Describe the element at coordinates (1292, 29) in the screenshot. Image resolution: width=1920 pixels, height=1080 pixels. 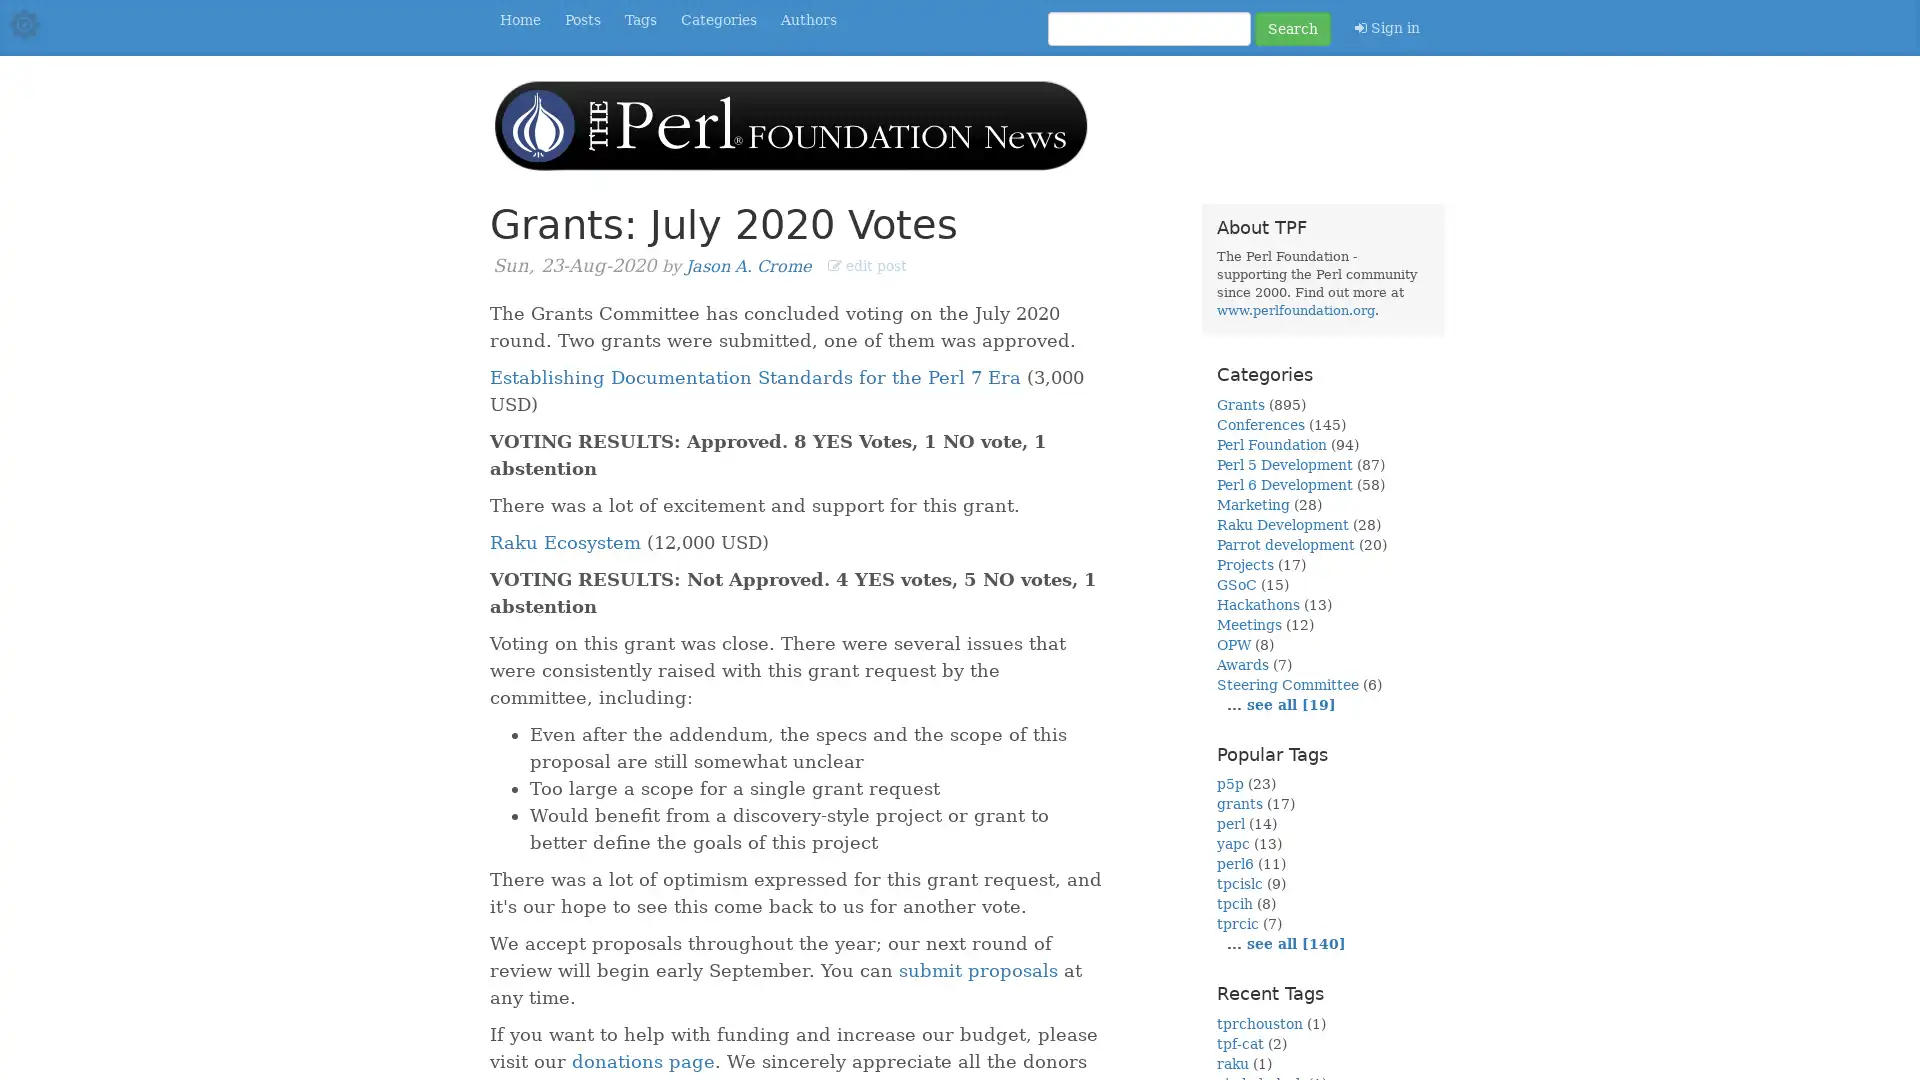
I see `Search` at that location.